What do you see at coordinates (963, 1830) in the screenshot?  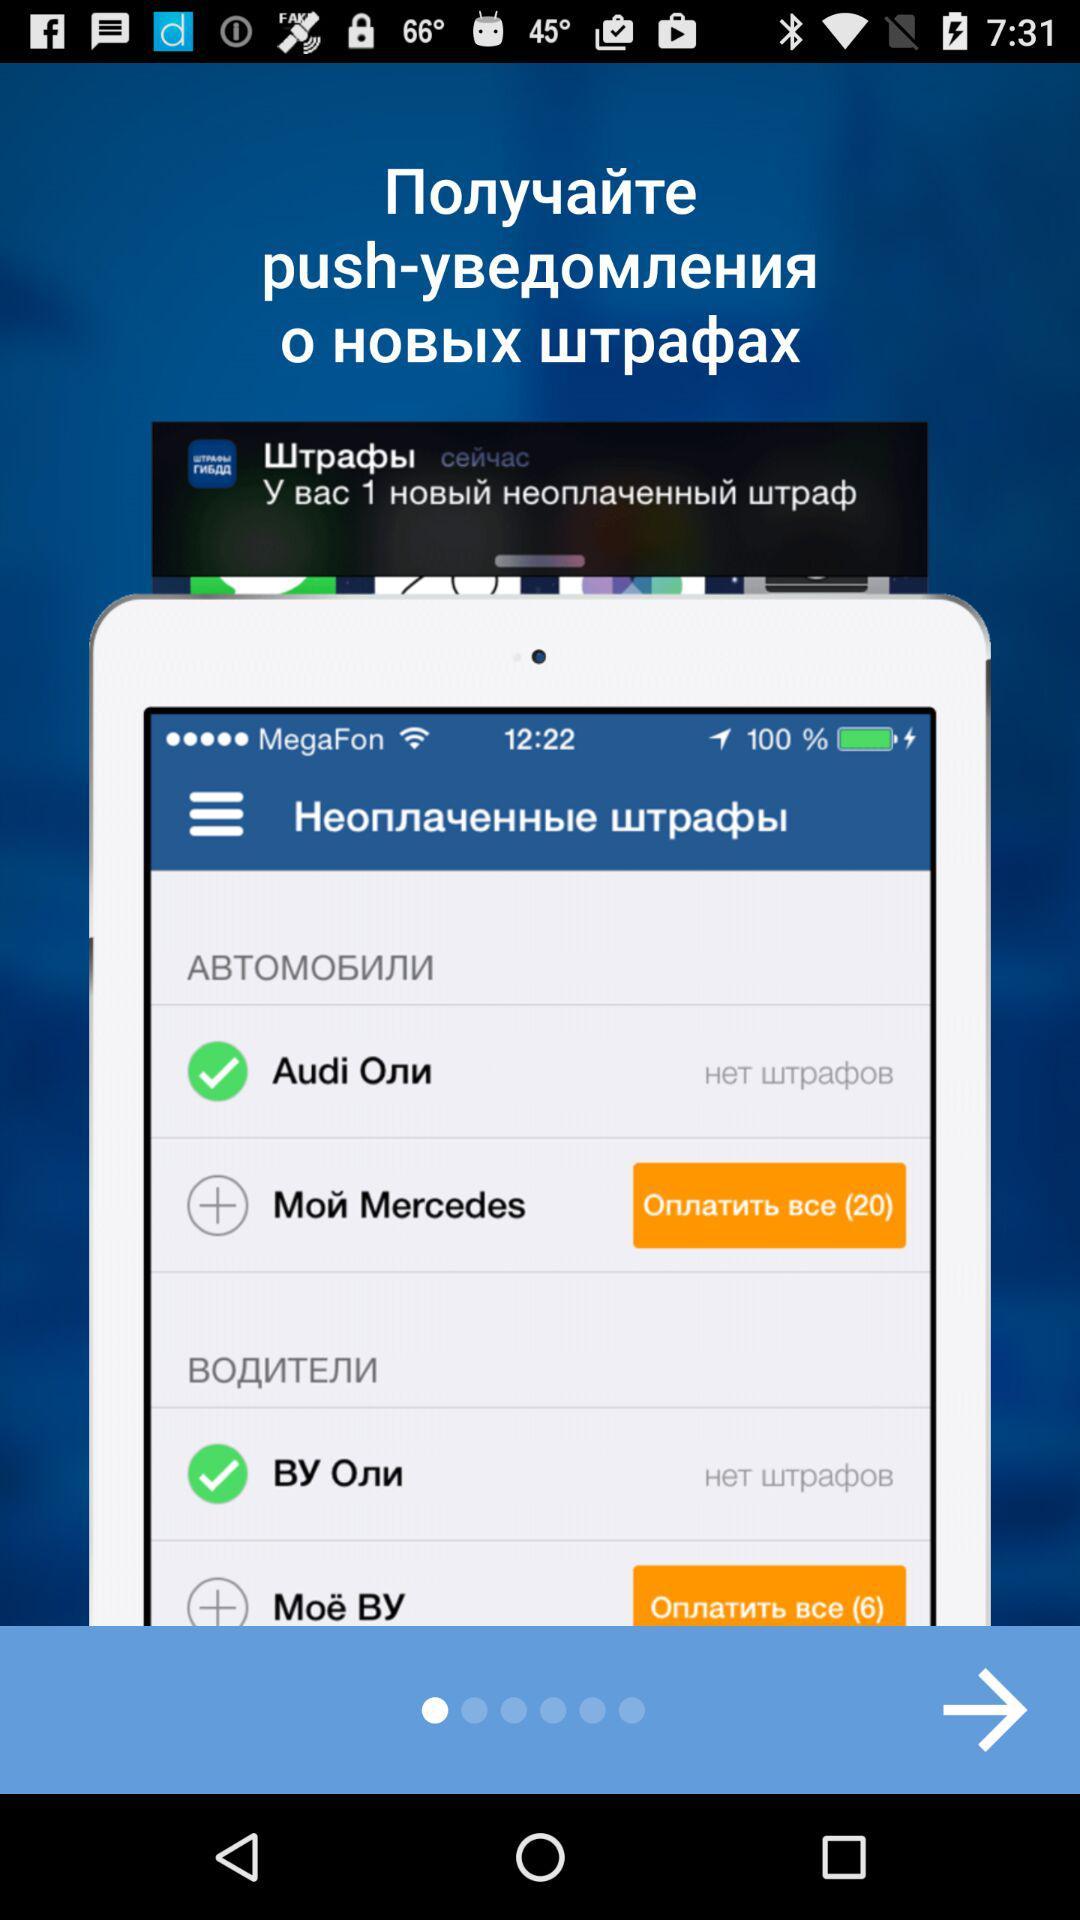 I see `the arrow_forward icon` at bounding box center [963, 1830].